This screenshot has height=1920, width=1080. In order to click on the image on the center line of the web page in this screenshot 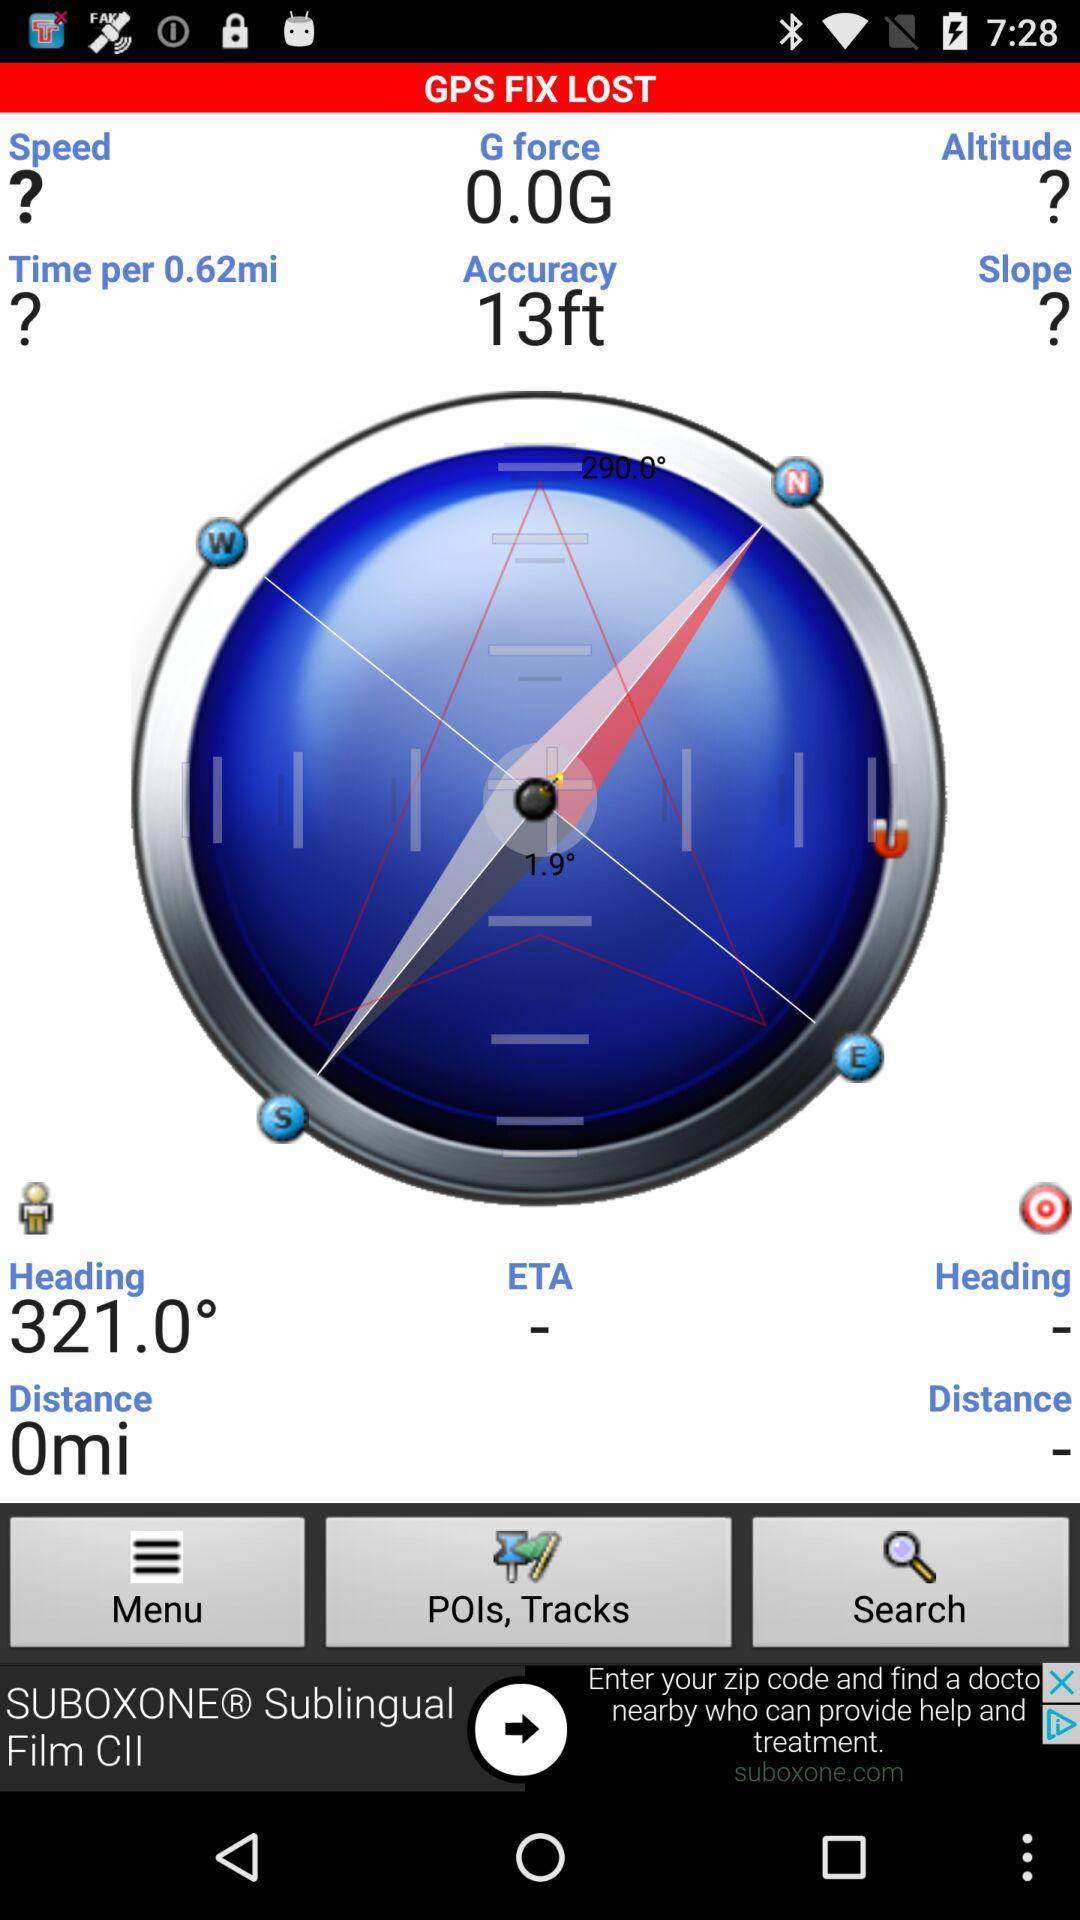, I will do `click(540, 800)`.